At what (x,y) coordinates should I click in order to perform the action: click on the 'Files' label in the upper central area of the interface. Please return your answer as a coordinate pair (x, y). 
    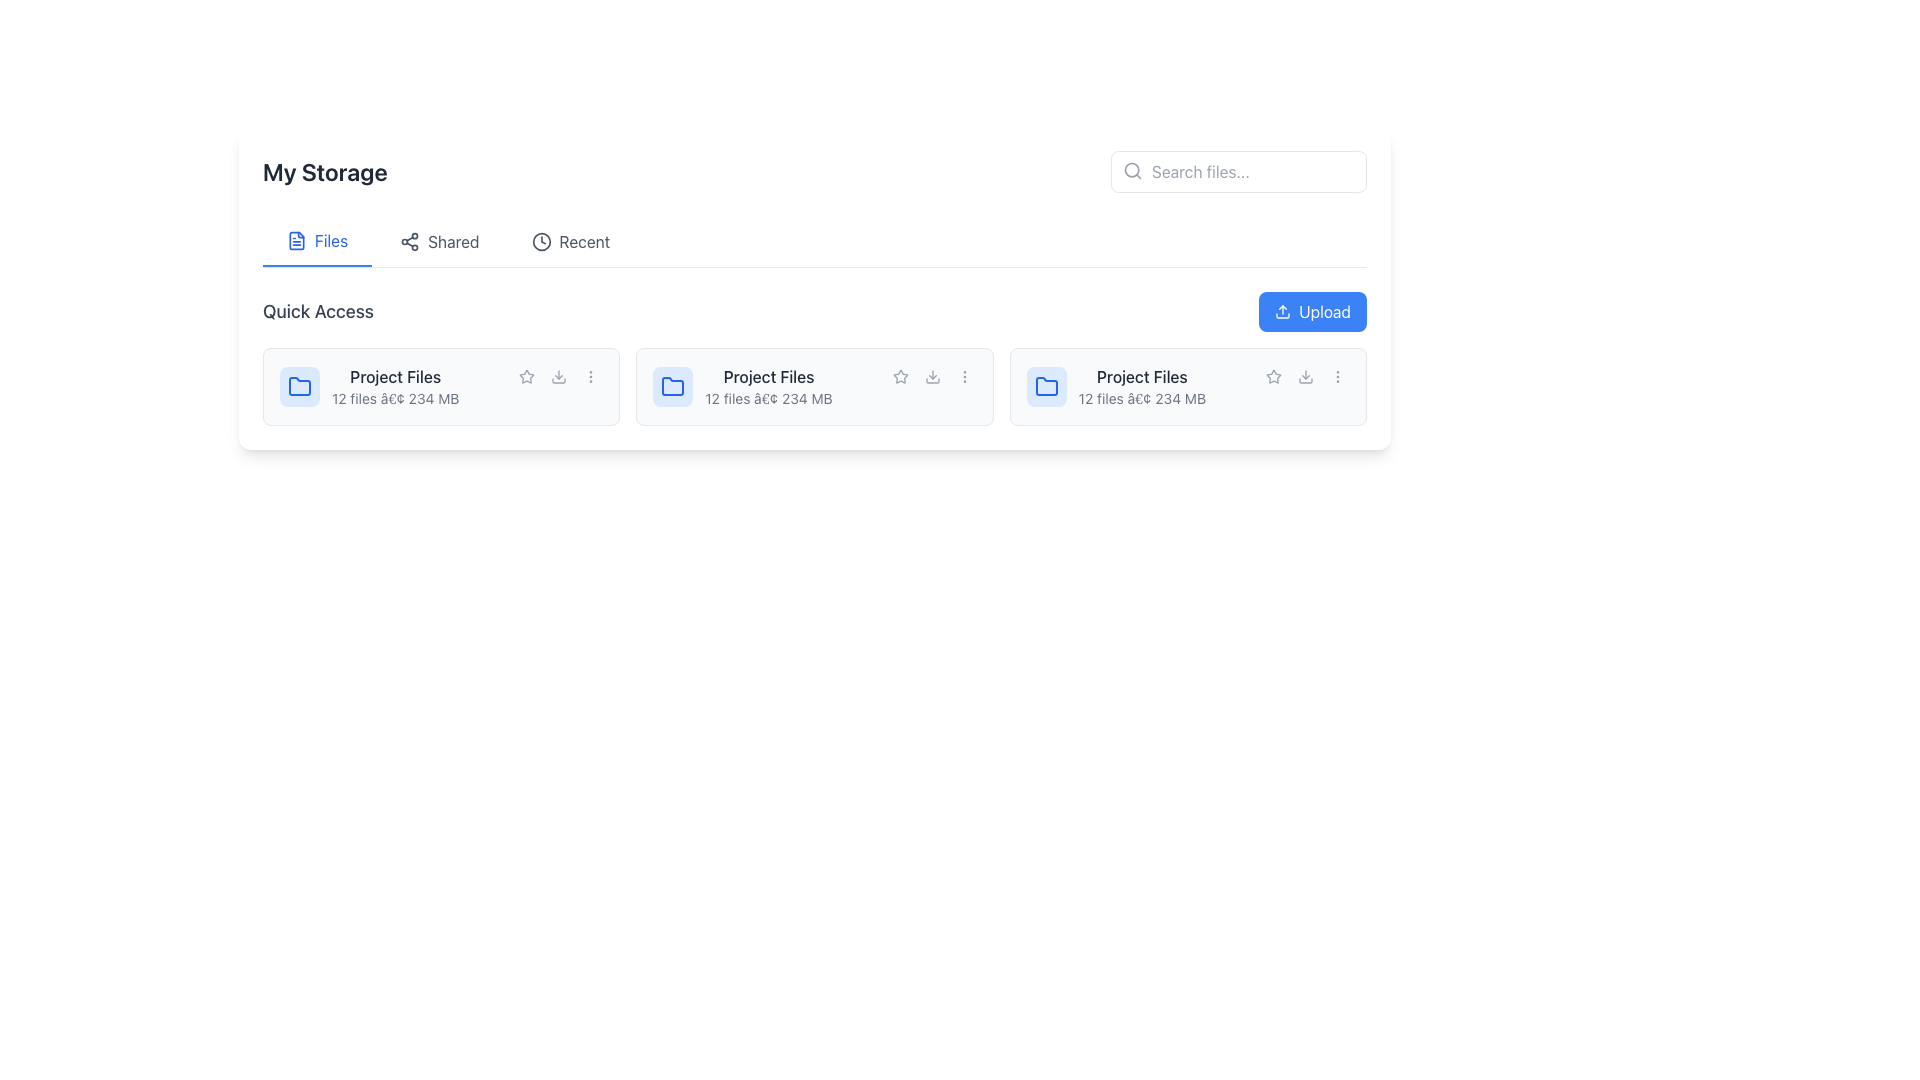
    Looking at the image, I should click on (331, 239).